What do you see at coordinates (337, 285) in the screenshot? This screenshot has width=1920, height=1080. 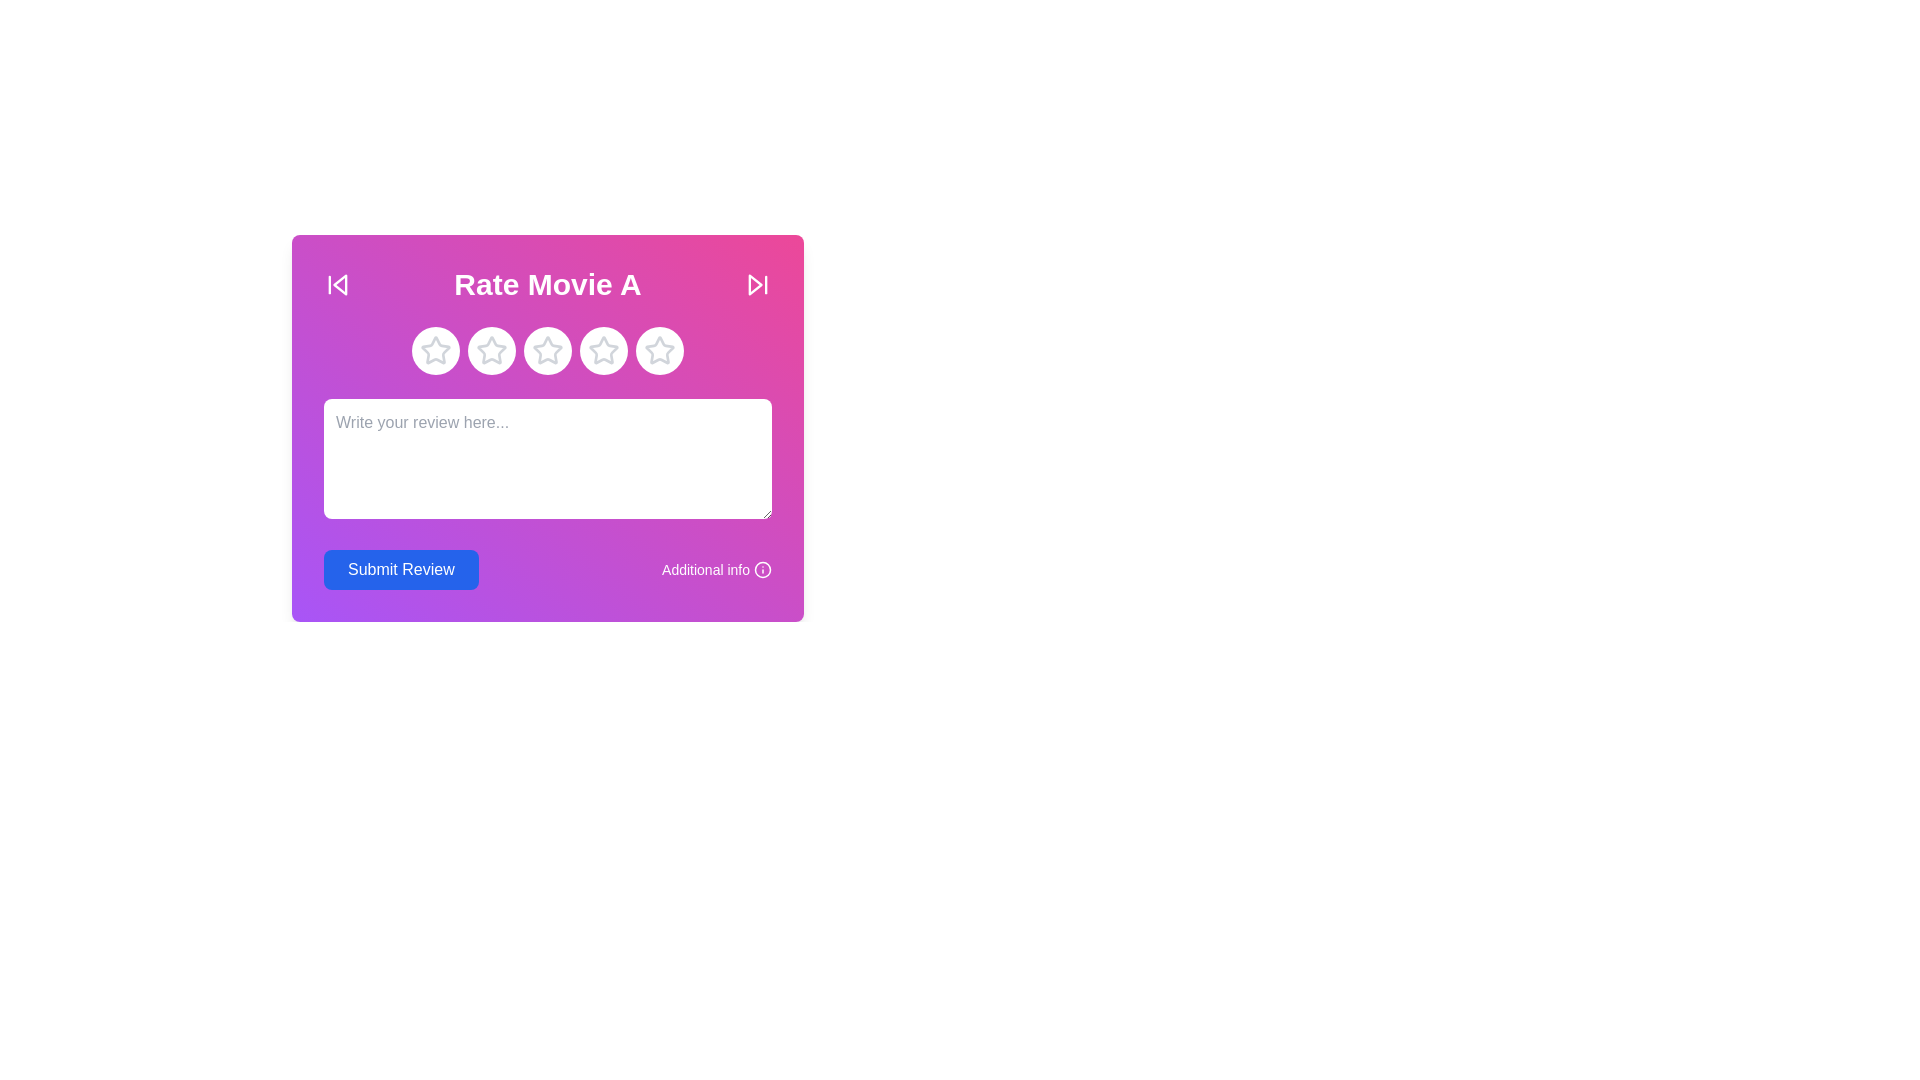 I see `the 'skip back' button, which is a white icon on a pink background located at the top-left corner of the dialog box` at bounding box center [337, 285].